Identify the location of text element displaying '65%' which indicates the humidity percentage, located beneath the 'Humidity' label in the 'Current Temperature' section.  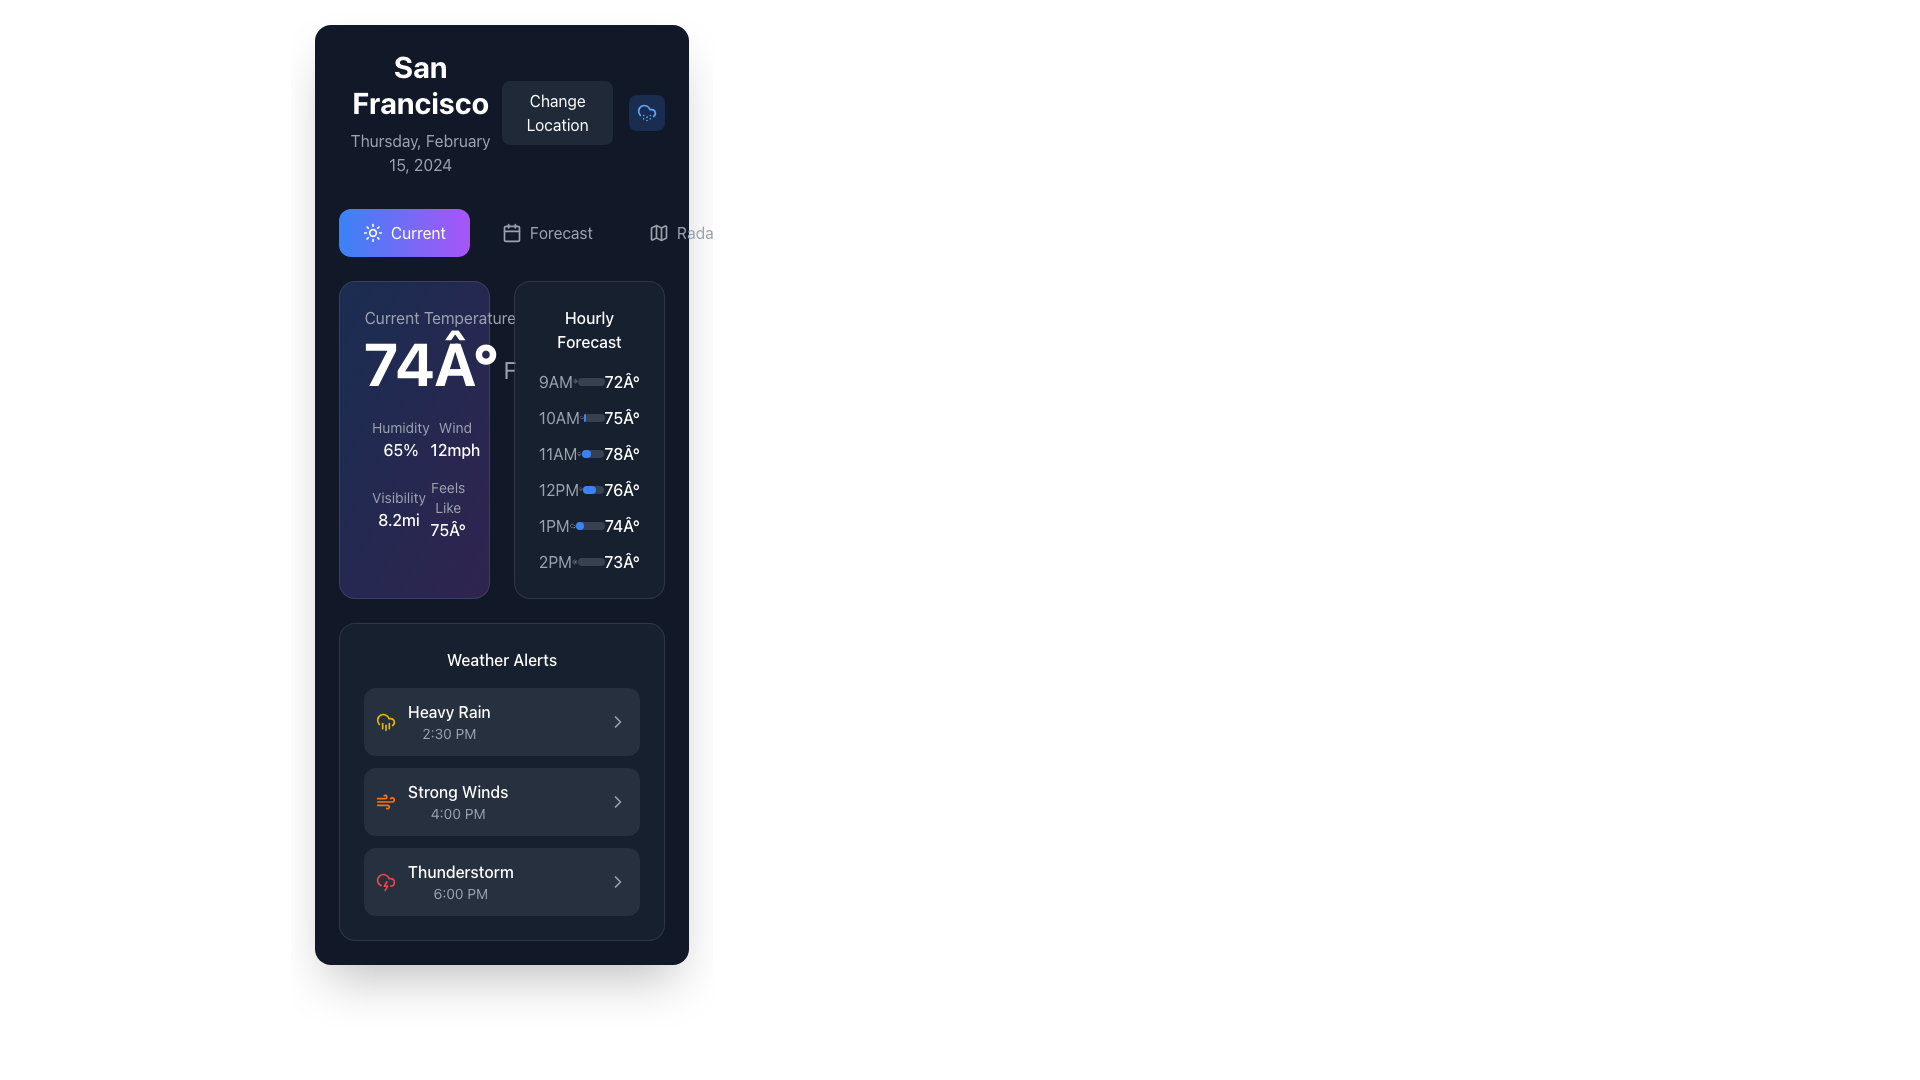
(400, 450).